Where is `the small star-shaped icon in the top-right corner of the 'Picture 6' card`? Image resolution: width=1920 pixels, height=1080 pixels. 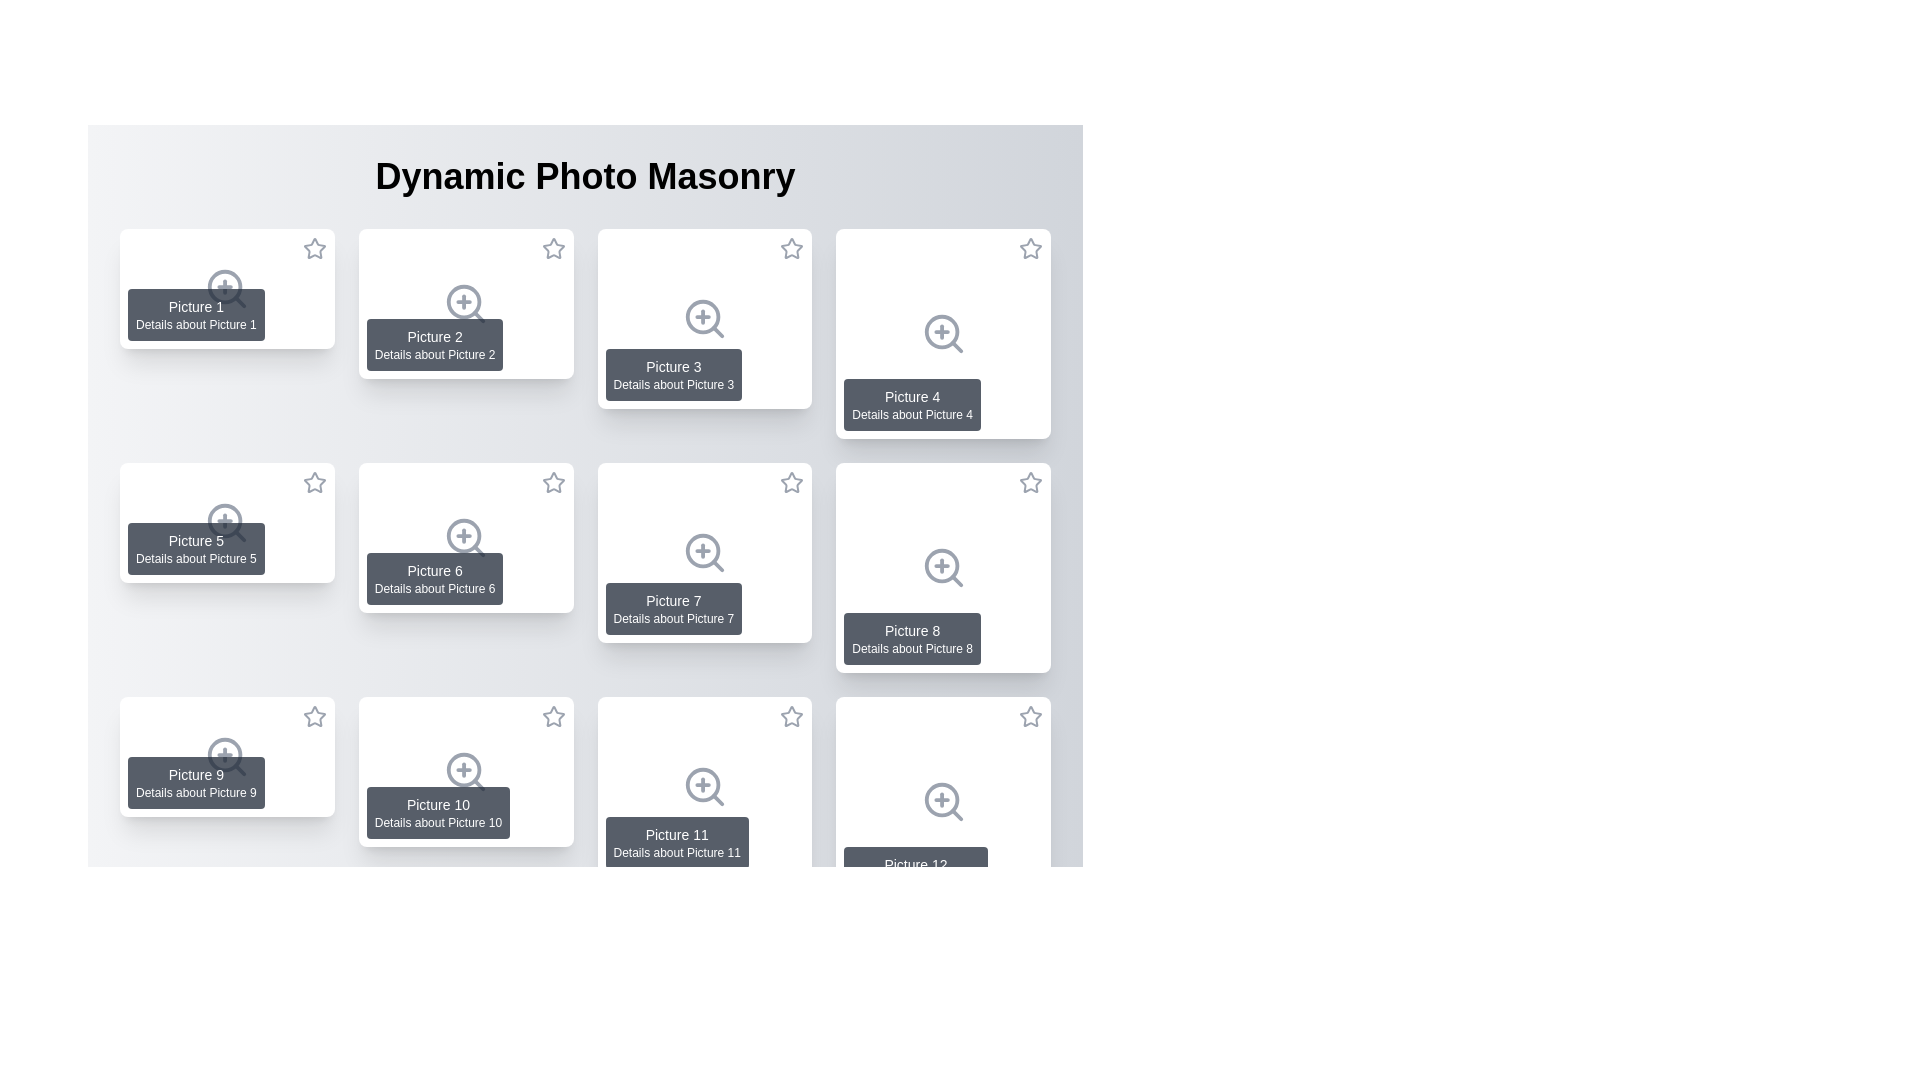
the small star-shaped icon in the top-right corner of the 'Picture 6' card is located at coordinates (553, 486).